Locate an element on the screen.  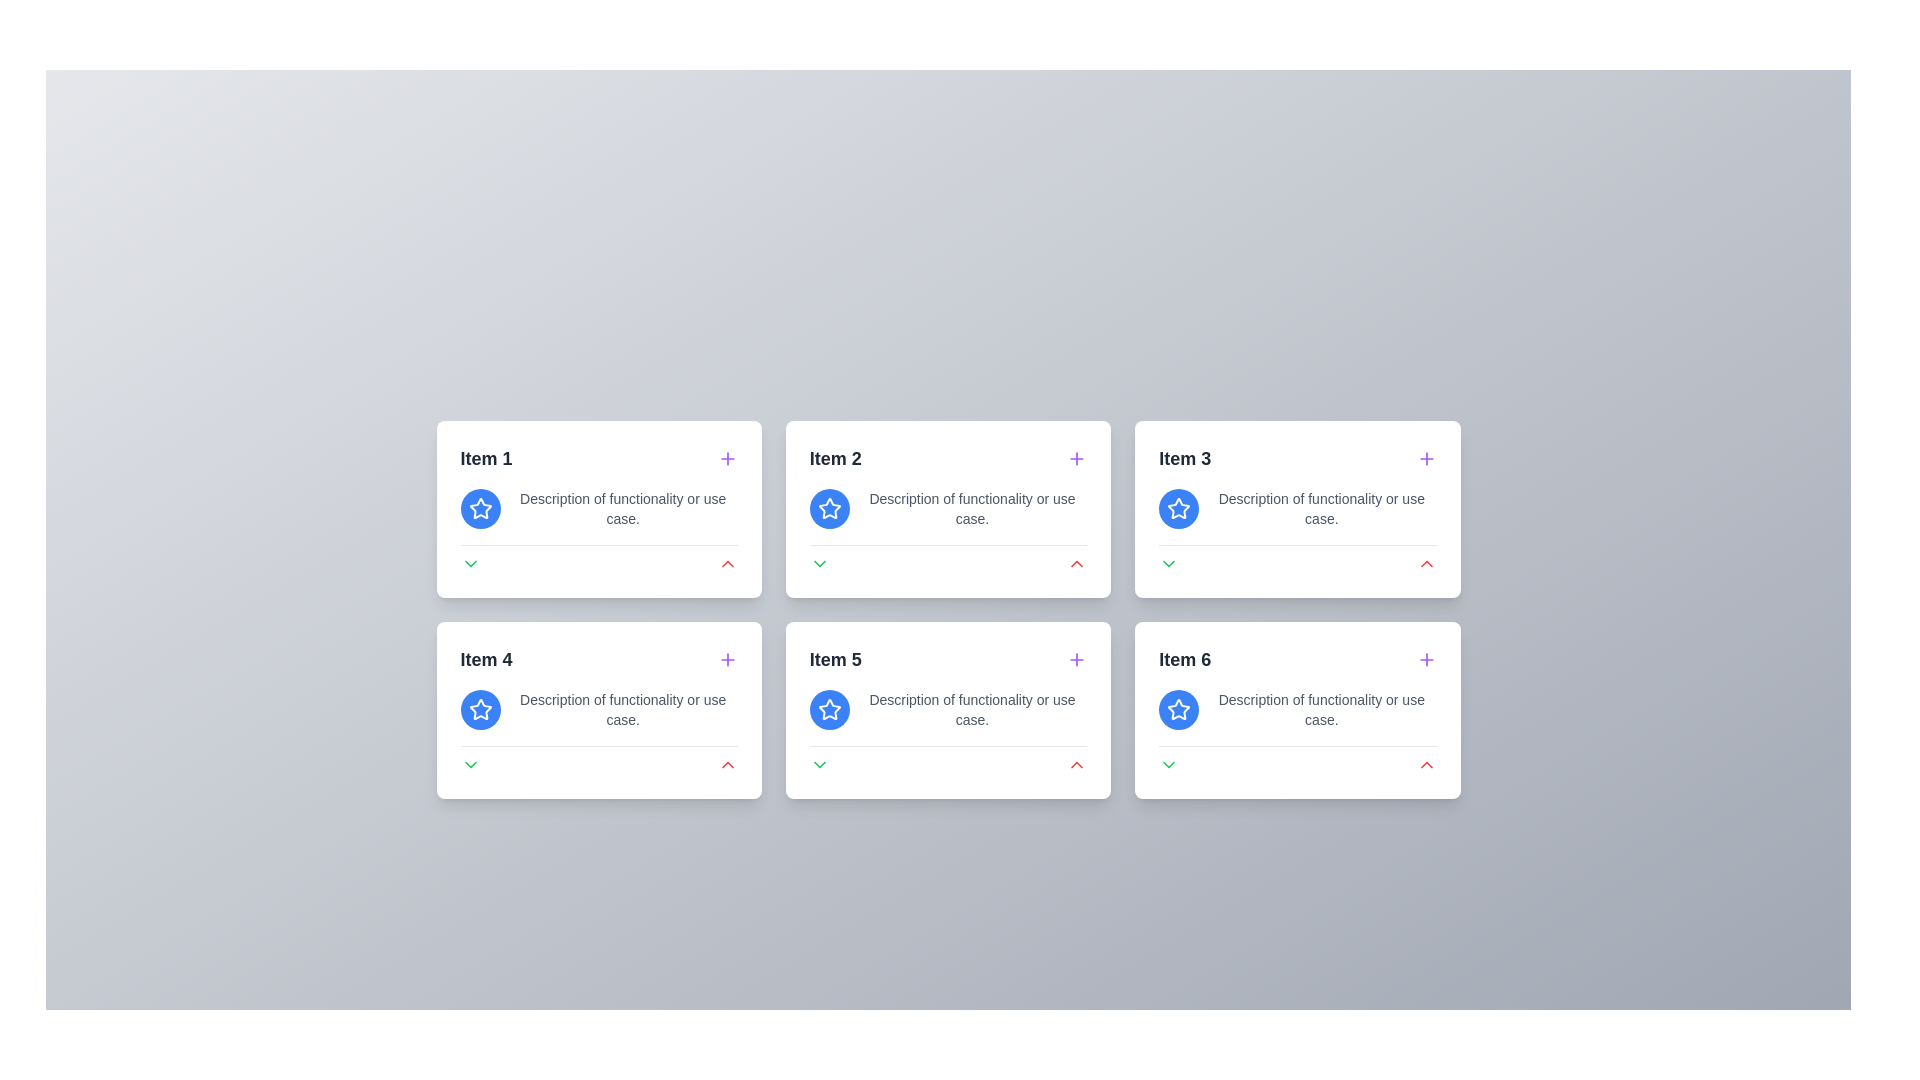
the static text label located in the second column of the second row of the grid layout is located at coordinates (835, 659).